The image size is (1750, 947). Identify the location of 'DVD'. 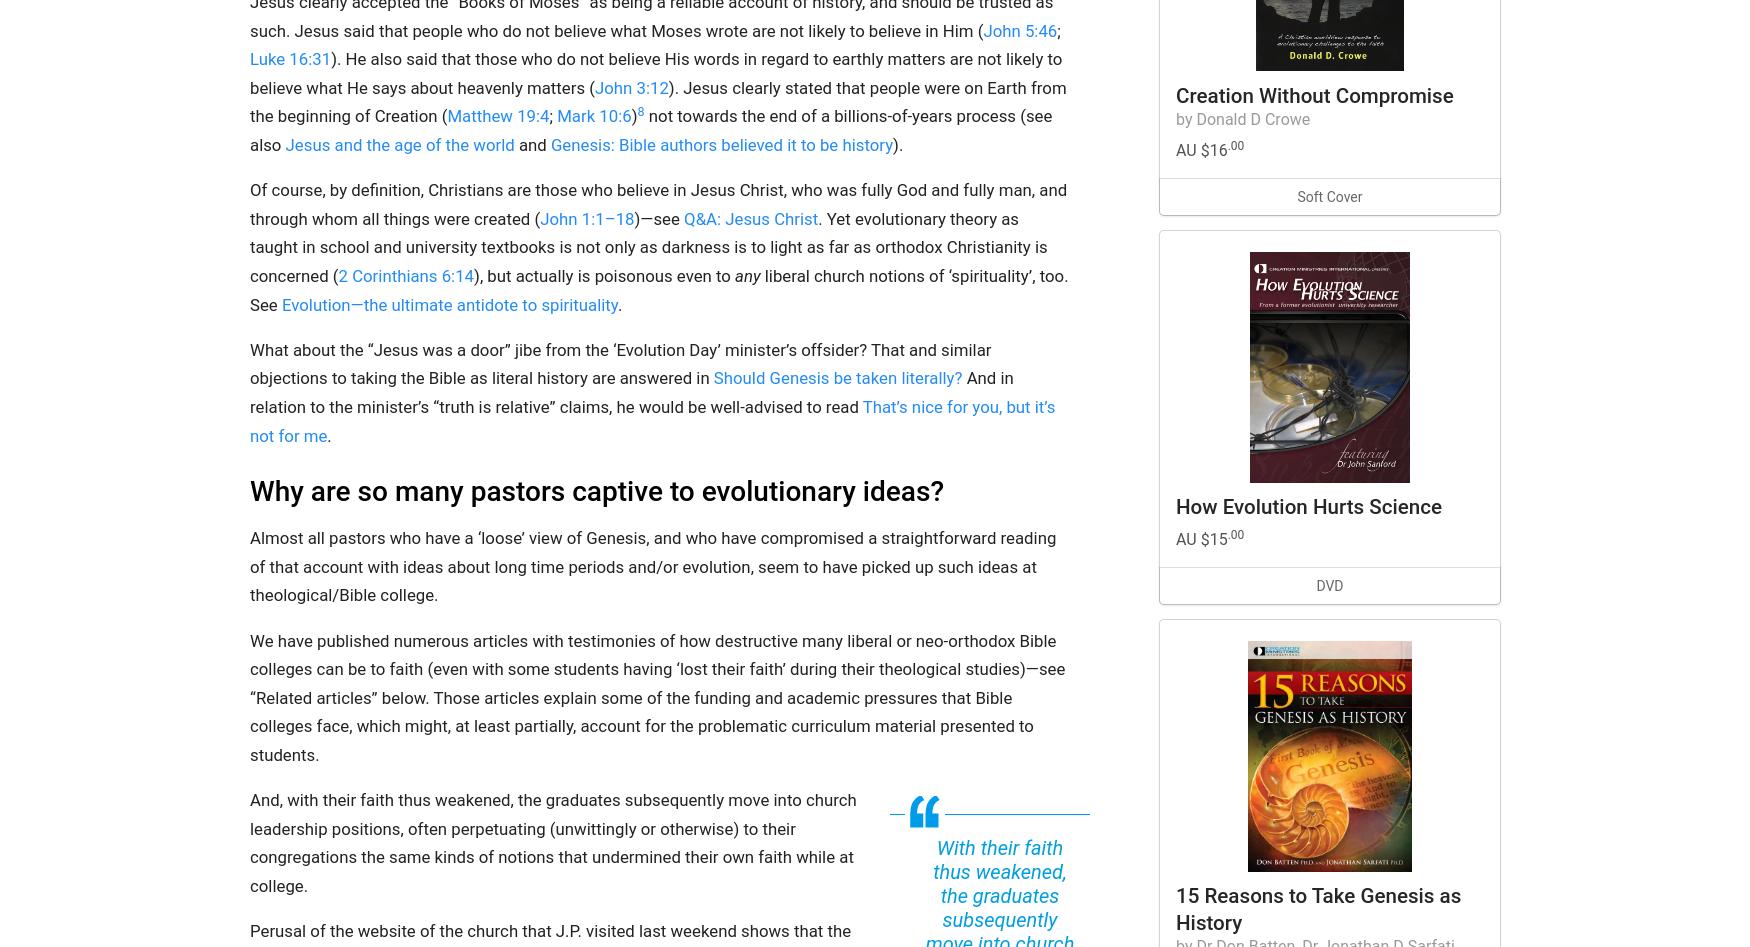
(1329, 584).